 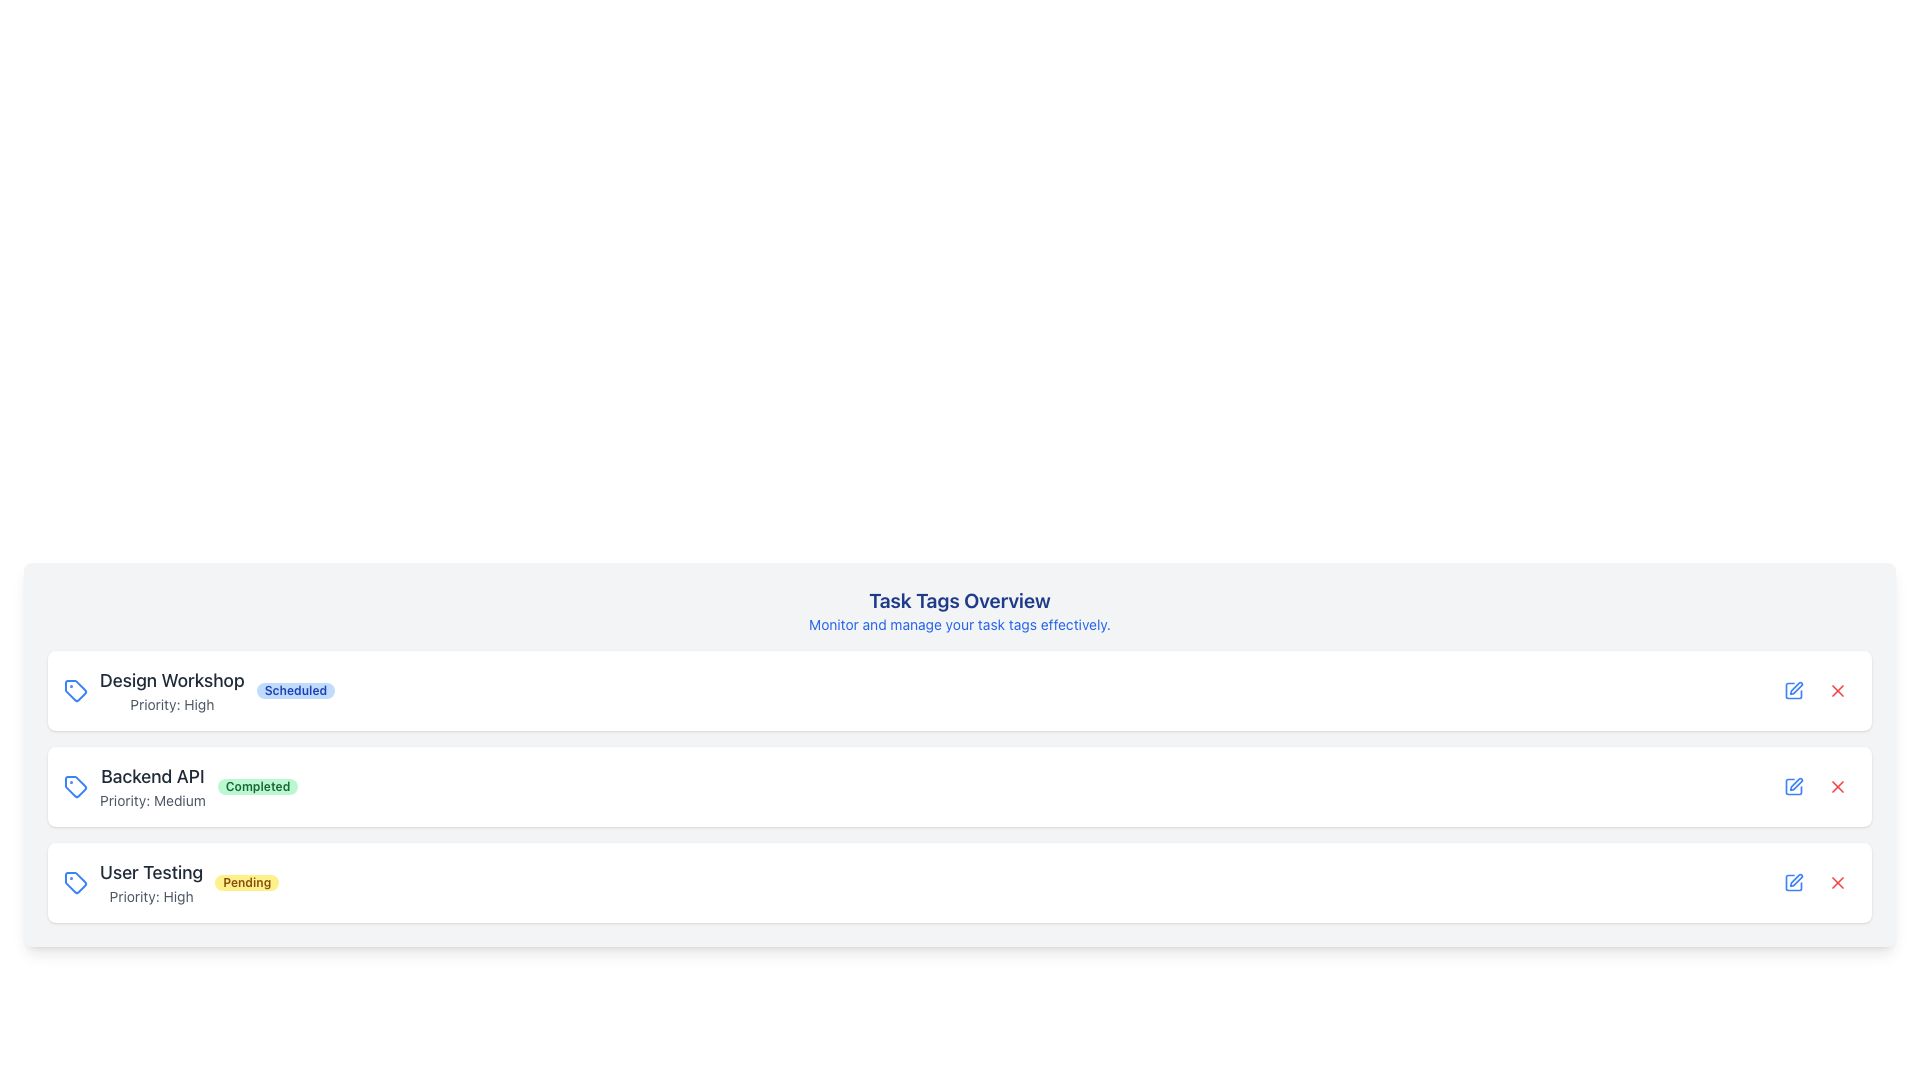 What do you see at coordinates (1794, 882) in the screenshot?
I see `the edit icon button located in the last row of the task list for the 'User Testing' task, which is positioned just to the left of the red delete icon` at bounding box center [1794, 882].